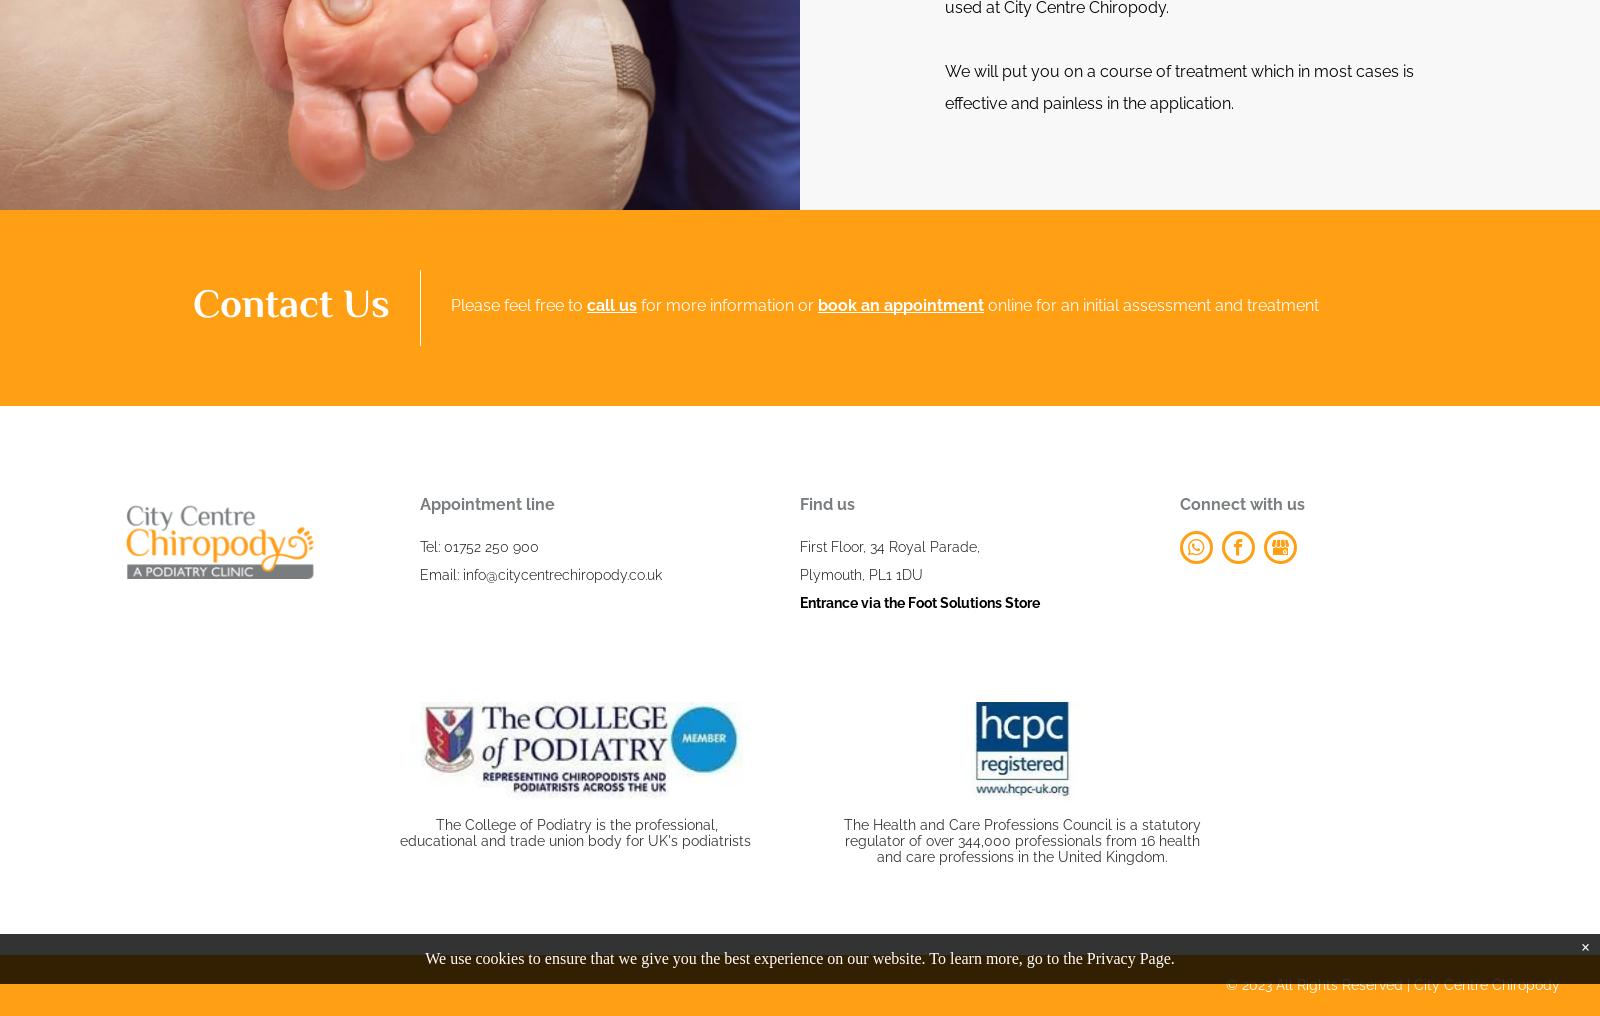 The height and width of the screenshot is (1016, 1600). I want to click on '@citycentrechiropody.co.uk', so click(575, 574).